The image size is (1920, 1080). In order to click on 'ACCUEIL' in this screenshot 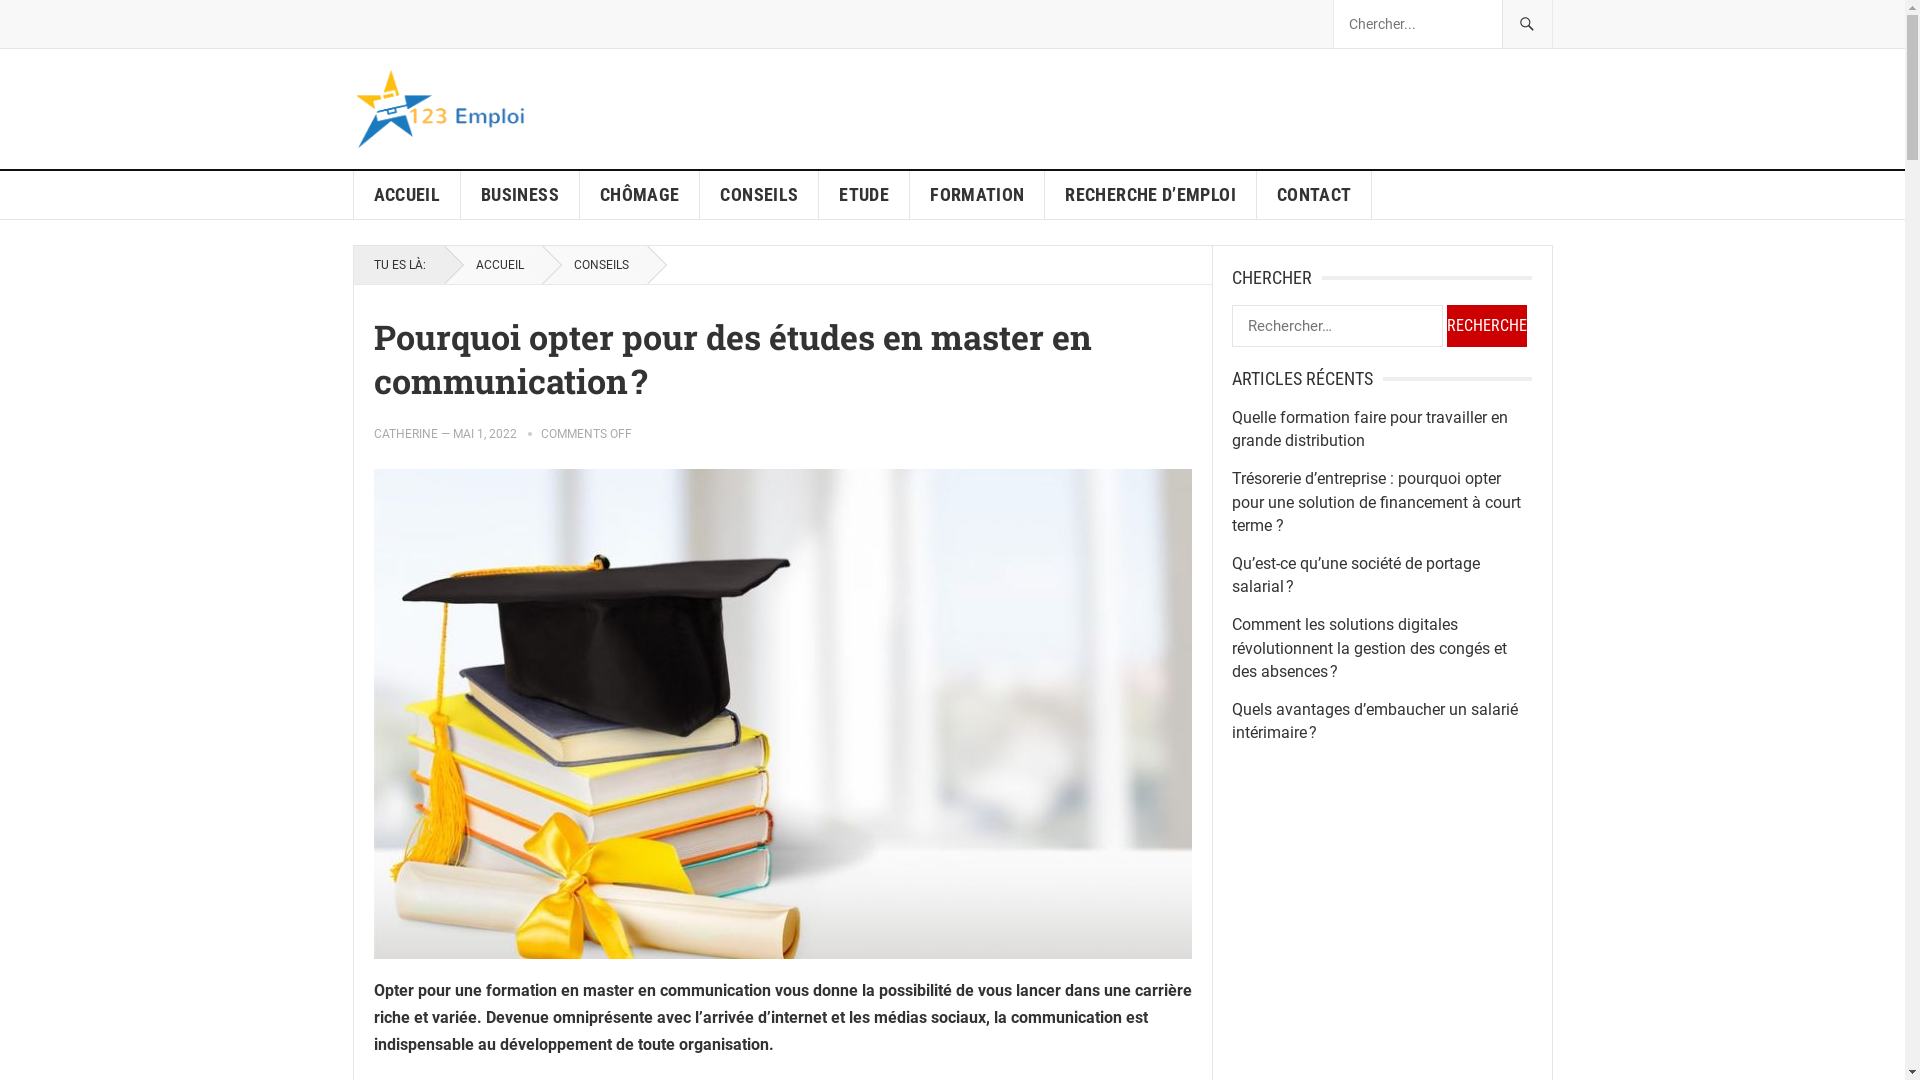, I will do `click(492, 264)`.